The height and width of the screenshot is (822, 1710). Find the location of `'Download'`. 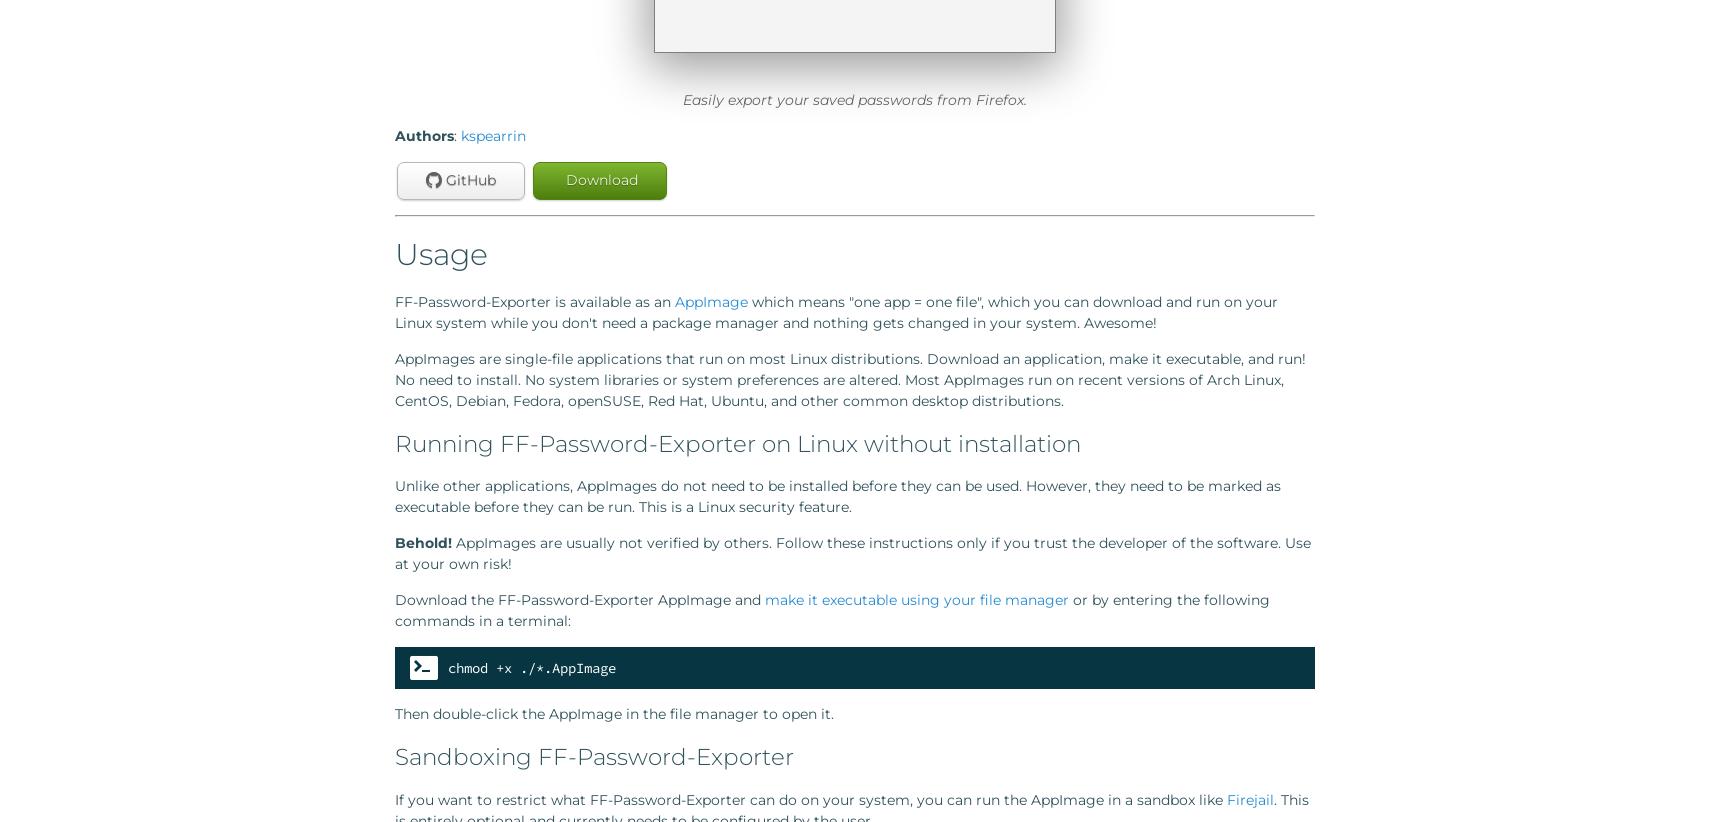

'Download' is located at coordinates (600, 179).